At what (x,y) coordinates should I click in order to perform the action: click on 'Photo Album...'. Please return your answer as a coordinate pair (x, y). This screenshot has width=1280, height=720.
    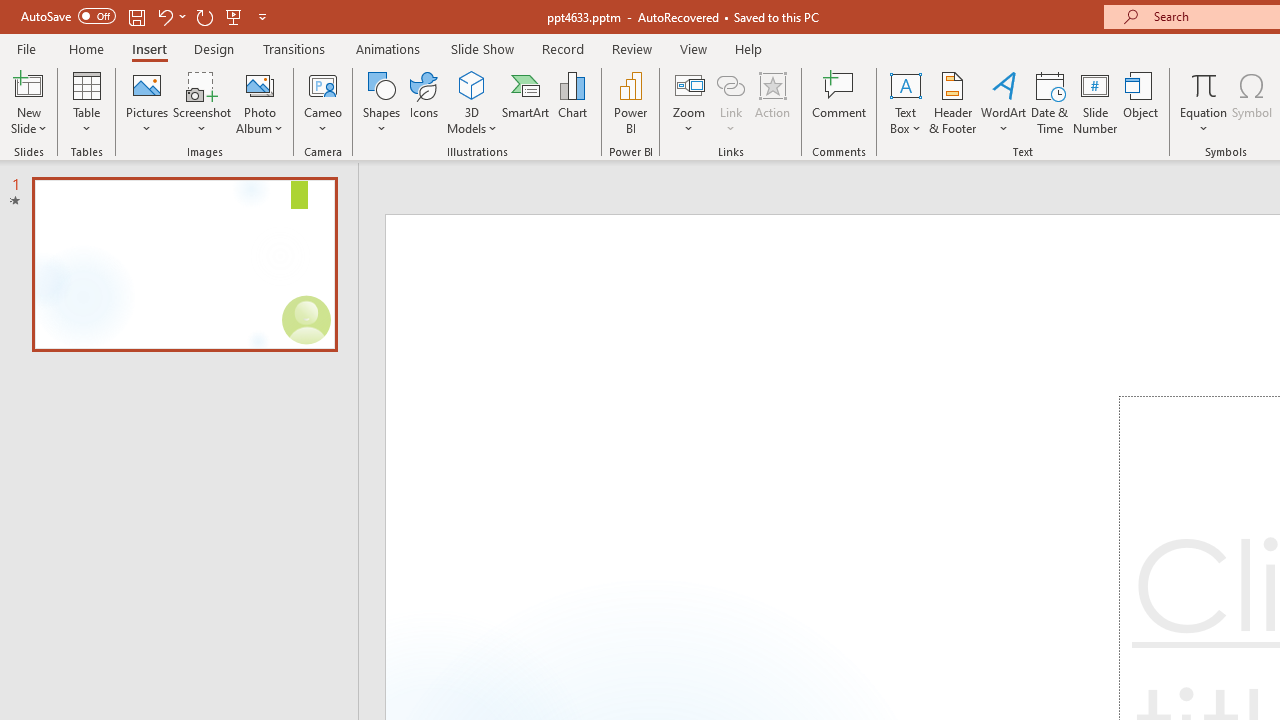
    Looking at the image, I should click on (258, 103).